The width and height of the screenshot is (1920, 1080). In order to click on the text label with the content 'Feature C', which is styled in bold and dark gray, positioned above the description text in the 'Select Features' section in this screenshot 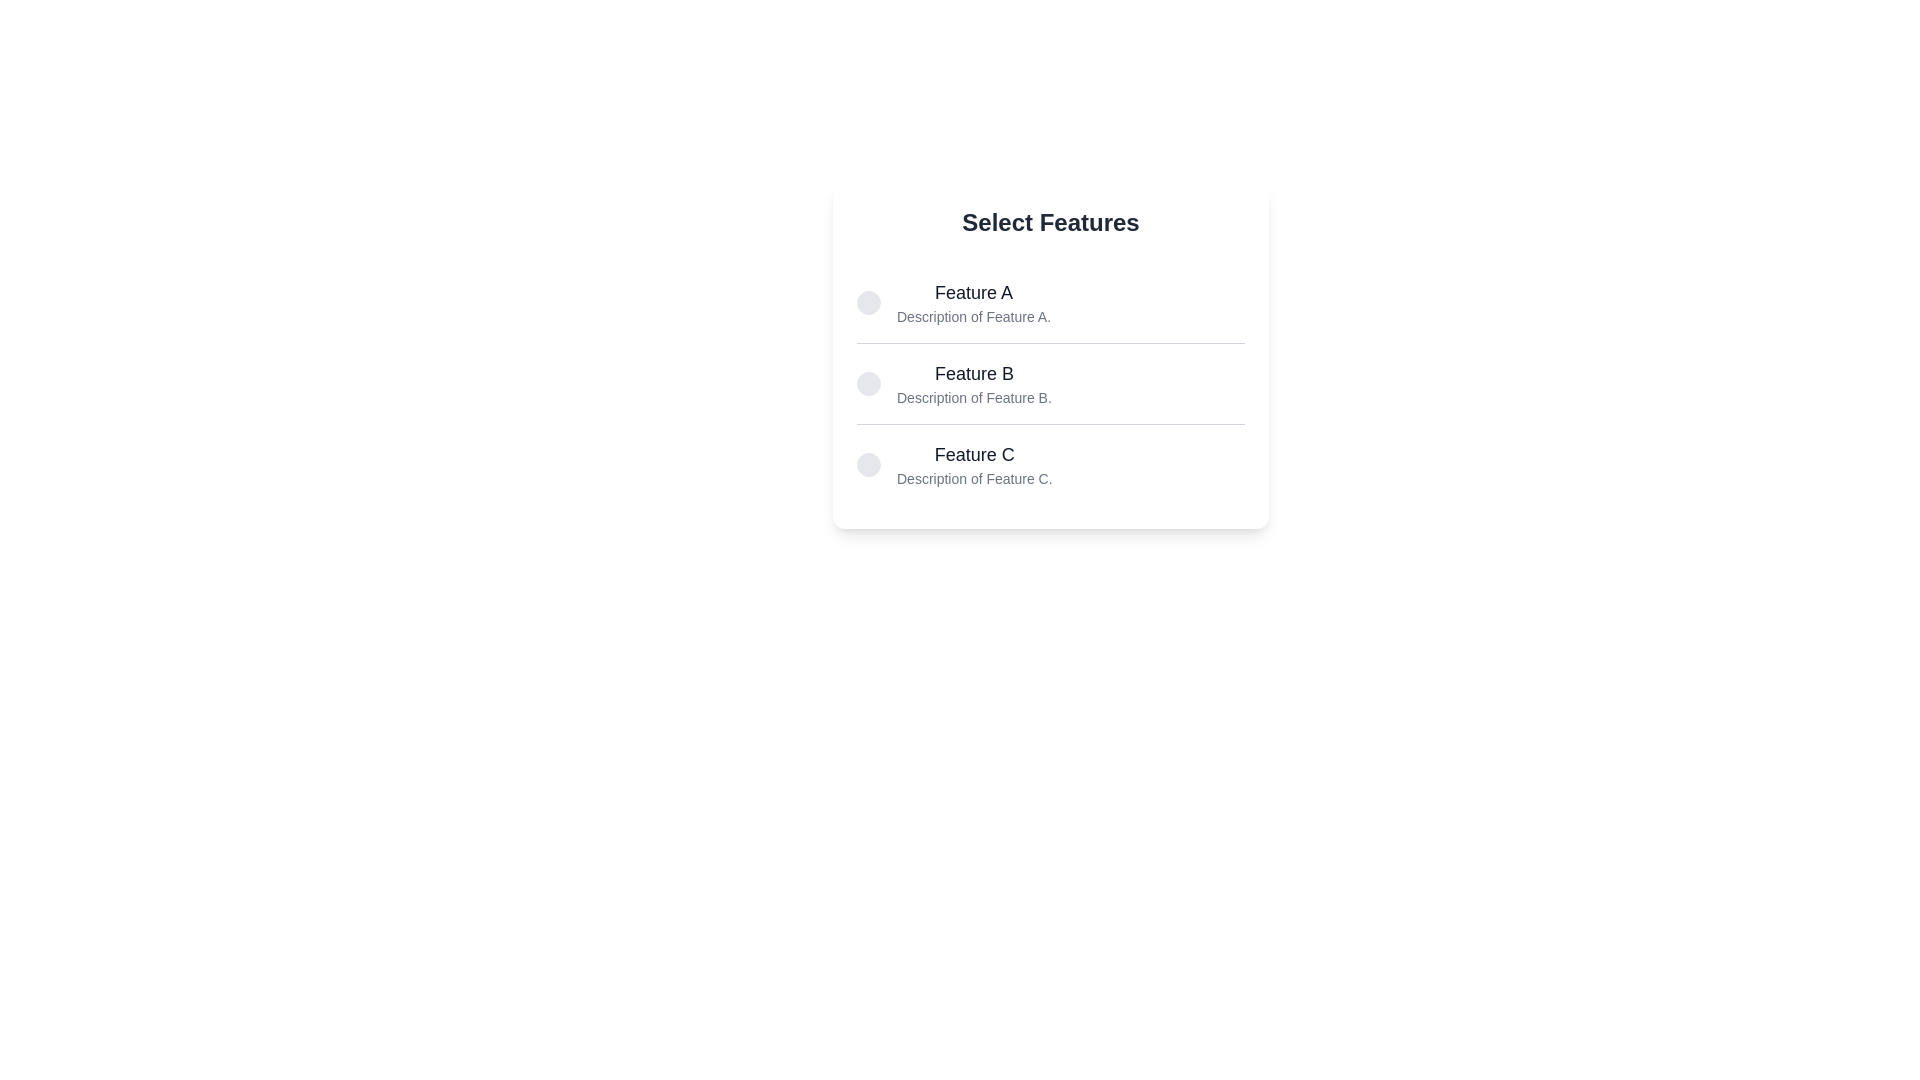, I will do `click(974, 455)`.